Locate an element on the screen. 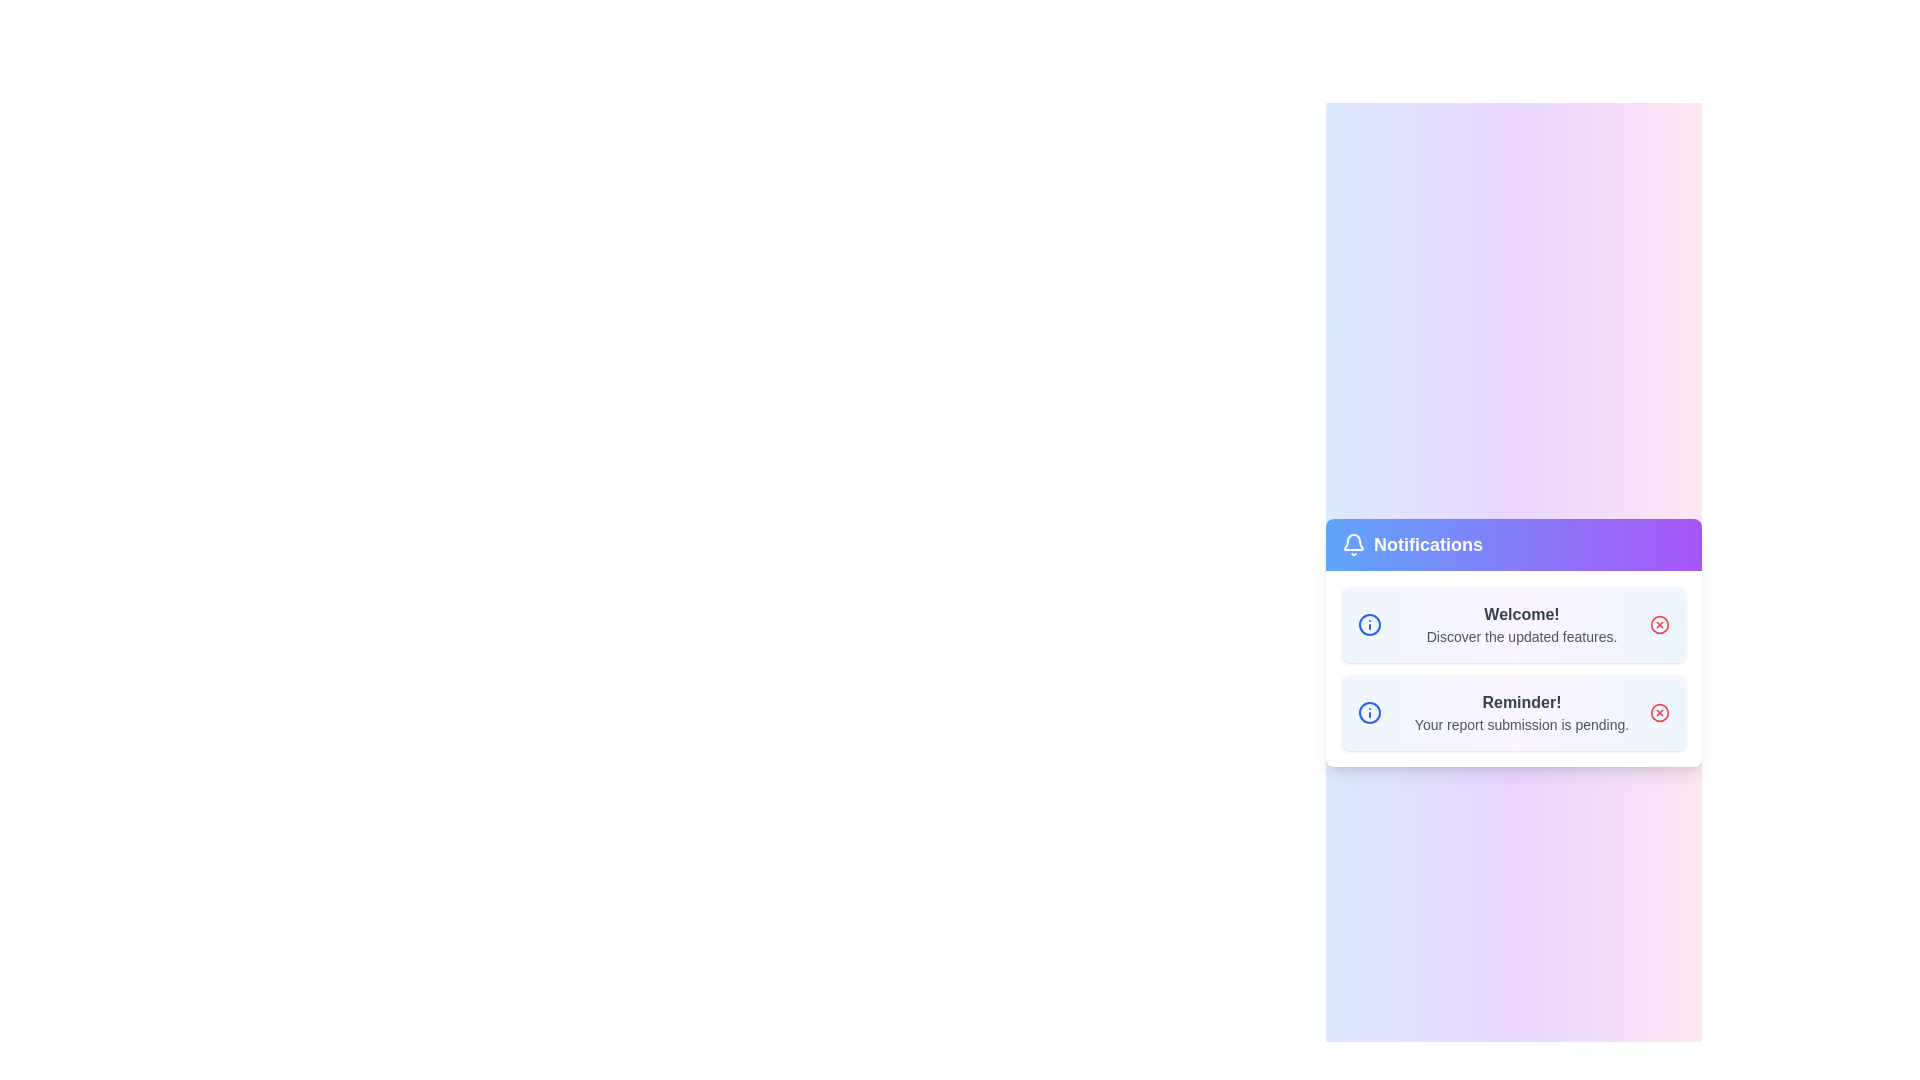 The image size is (1920, 1080). descriptive text label that indicates the pending status of the report submission, located beneath the 'Reminder!' text within the notification card is located at coordinates (1520, 725).